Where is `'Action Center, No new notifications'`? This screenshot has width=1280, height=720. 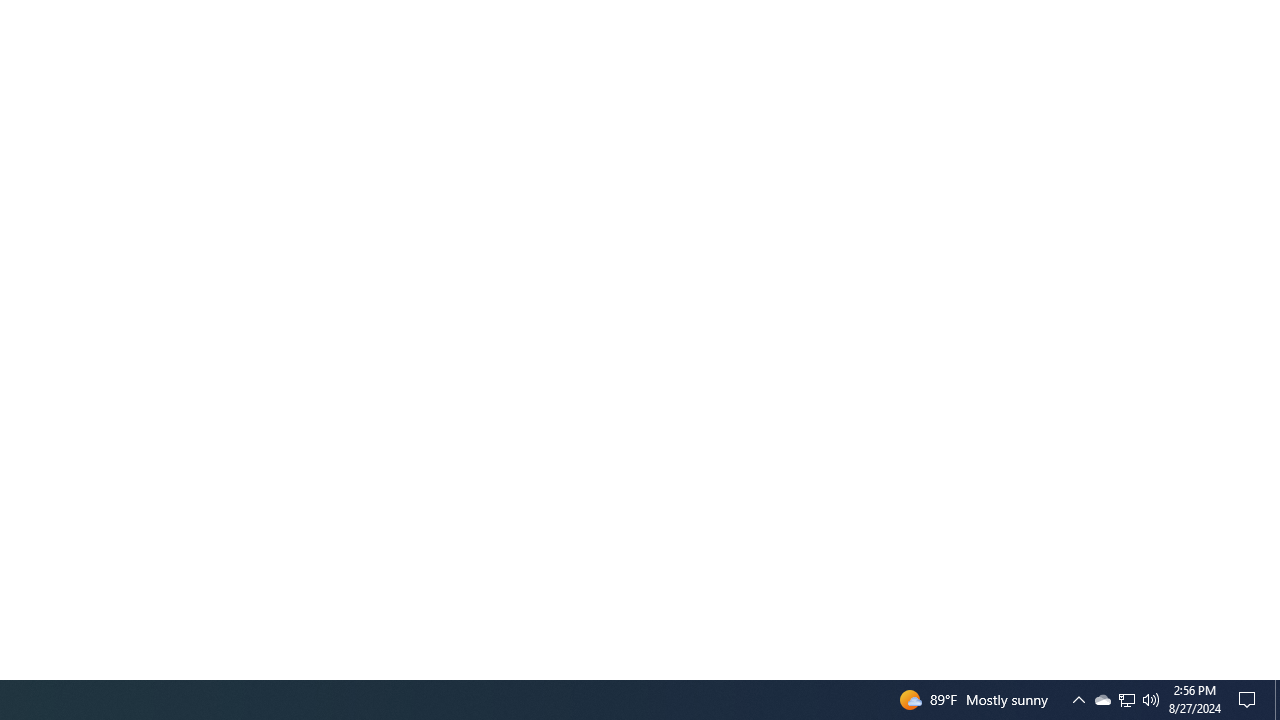 'Action Center, No new notifications' is located at coordinates (1250, 698).